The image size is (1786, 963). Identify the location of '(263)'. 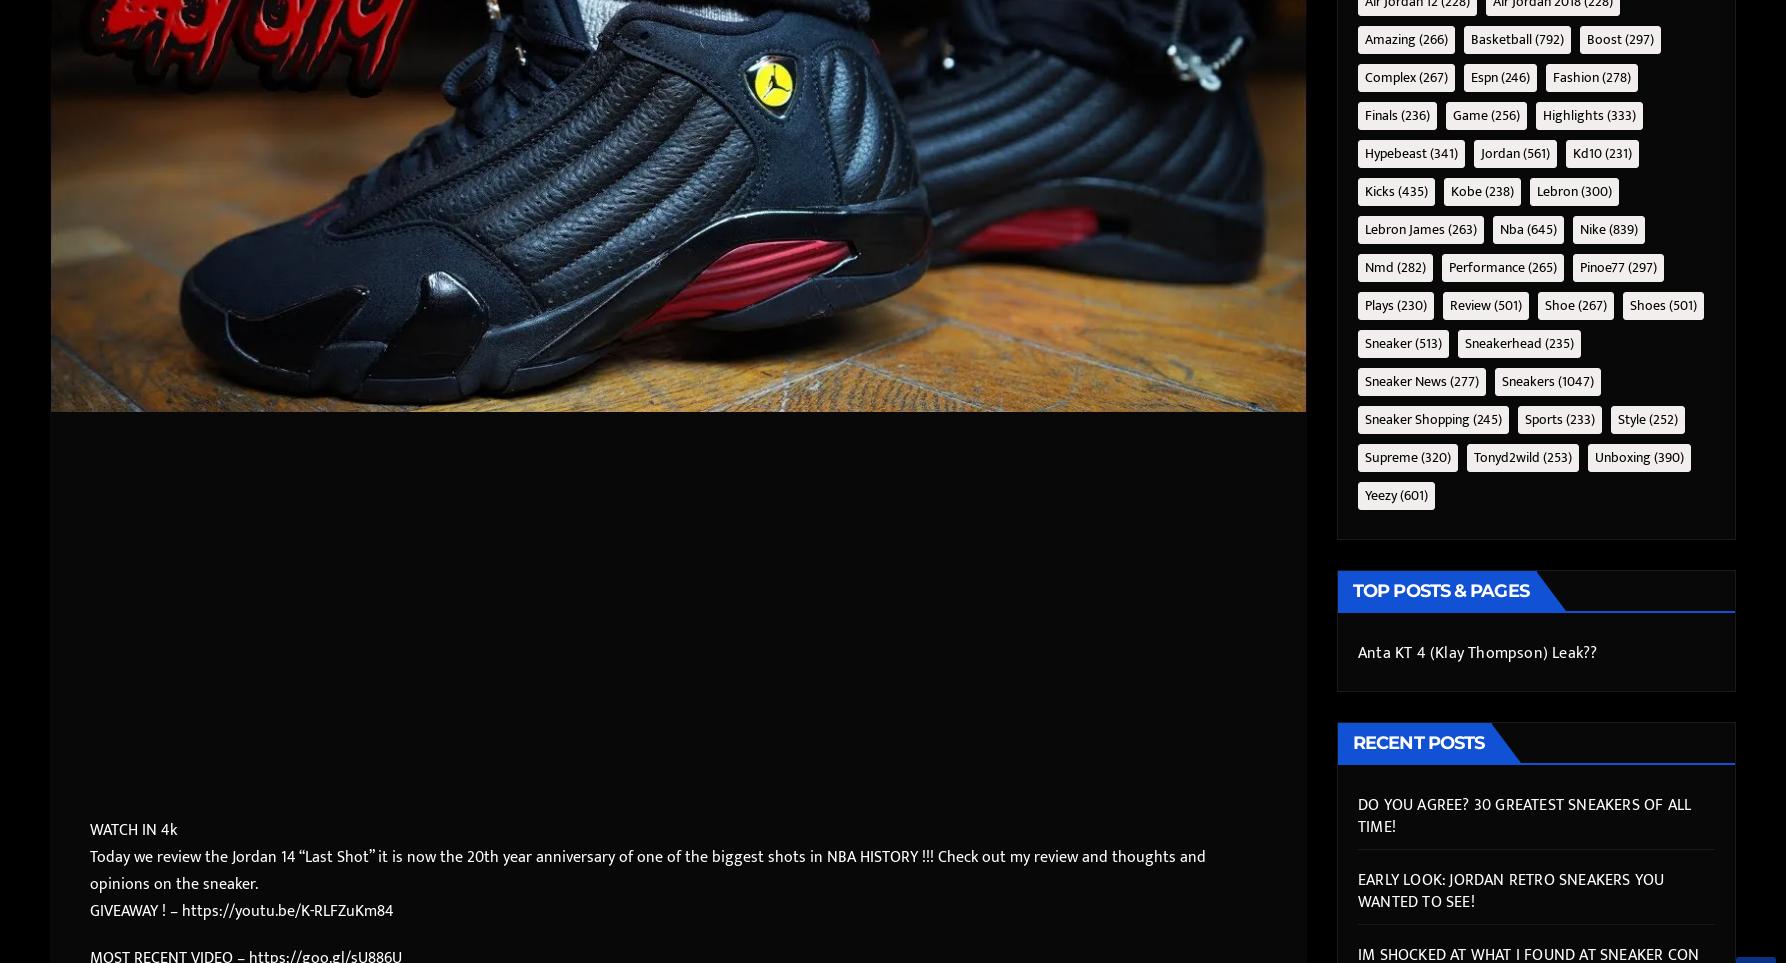
(1444, 228).